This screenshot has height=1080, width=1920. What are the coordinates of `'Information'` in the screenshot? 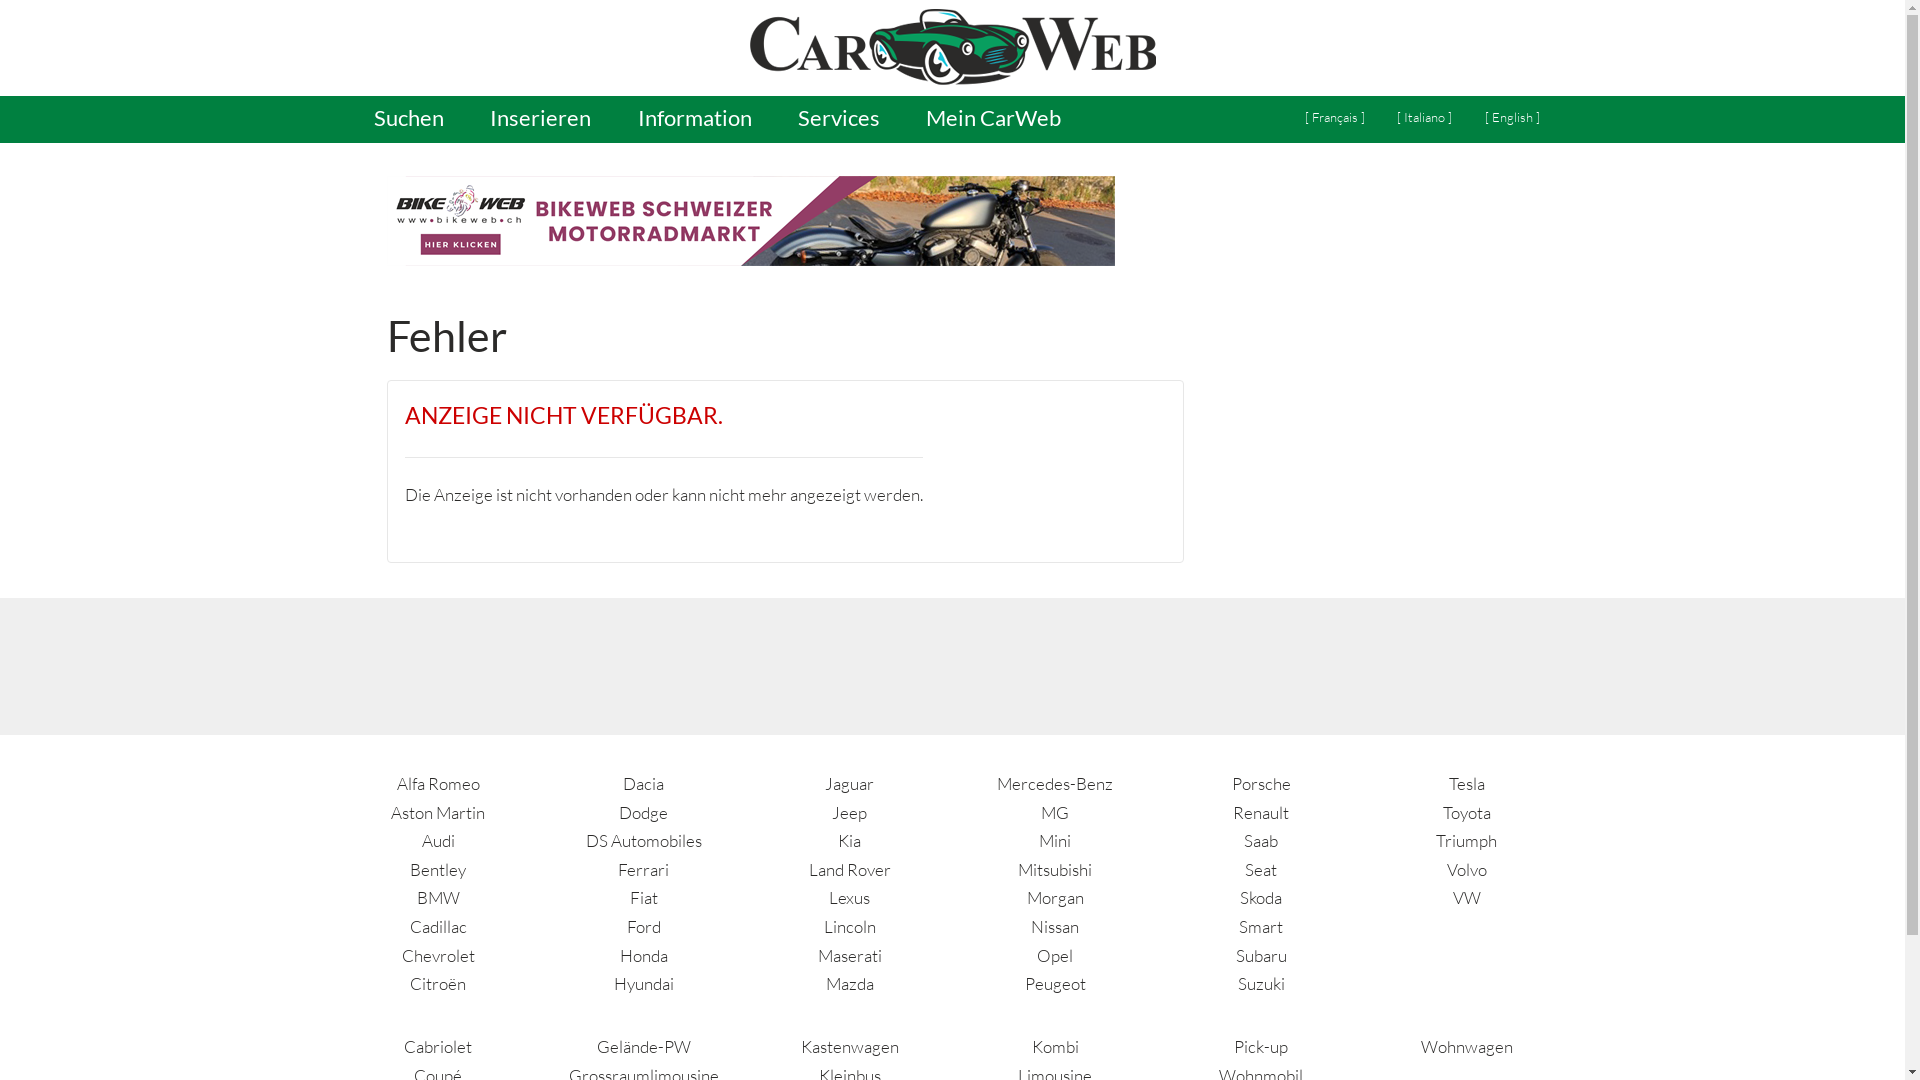 It's located at (694, 119).